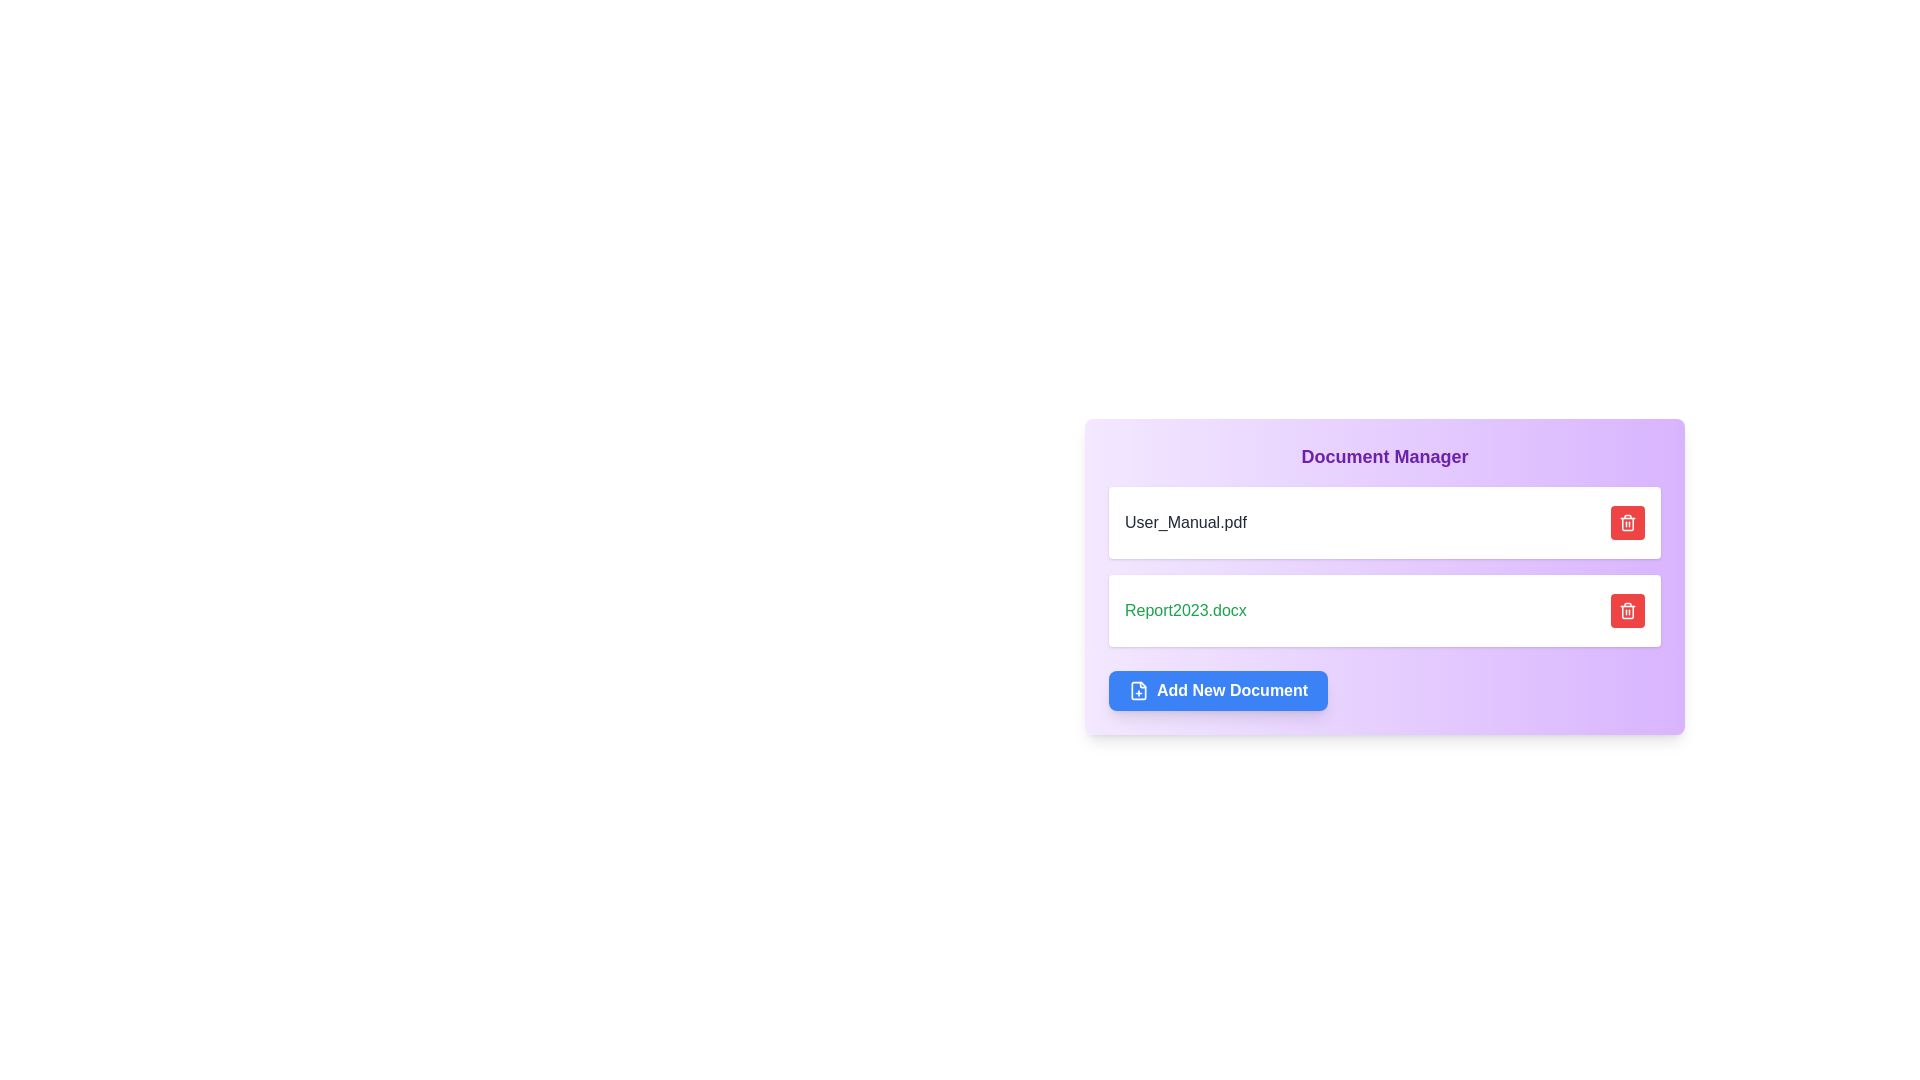  I want to click on the small blue file-plus icon located beside the 'Add New Document' text within the blue button at the bottom of the interface, so click(1138, 689).